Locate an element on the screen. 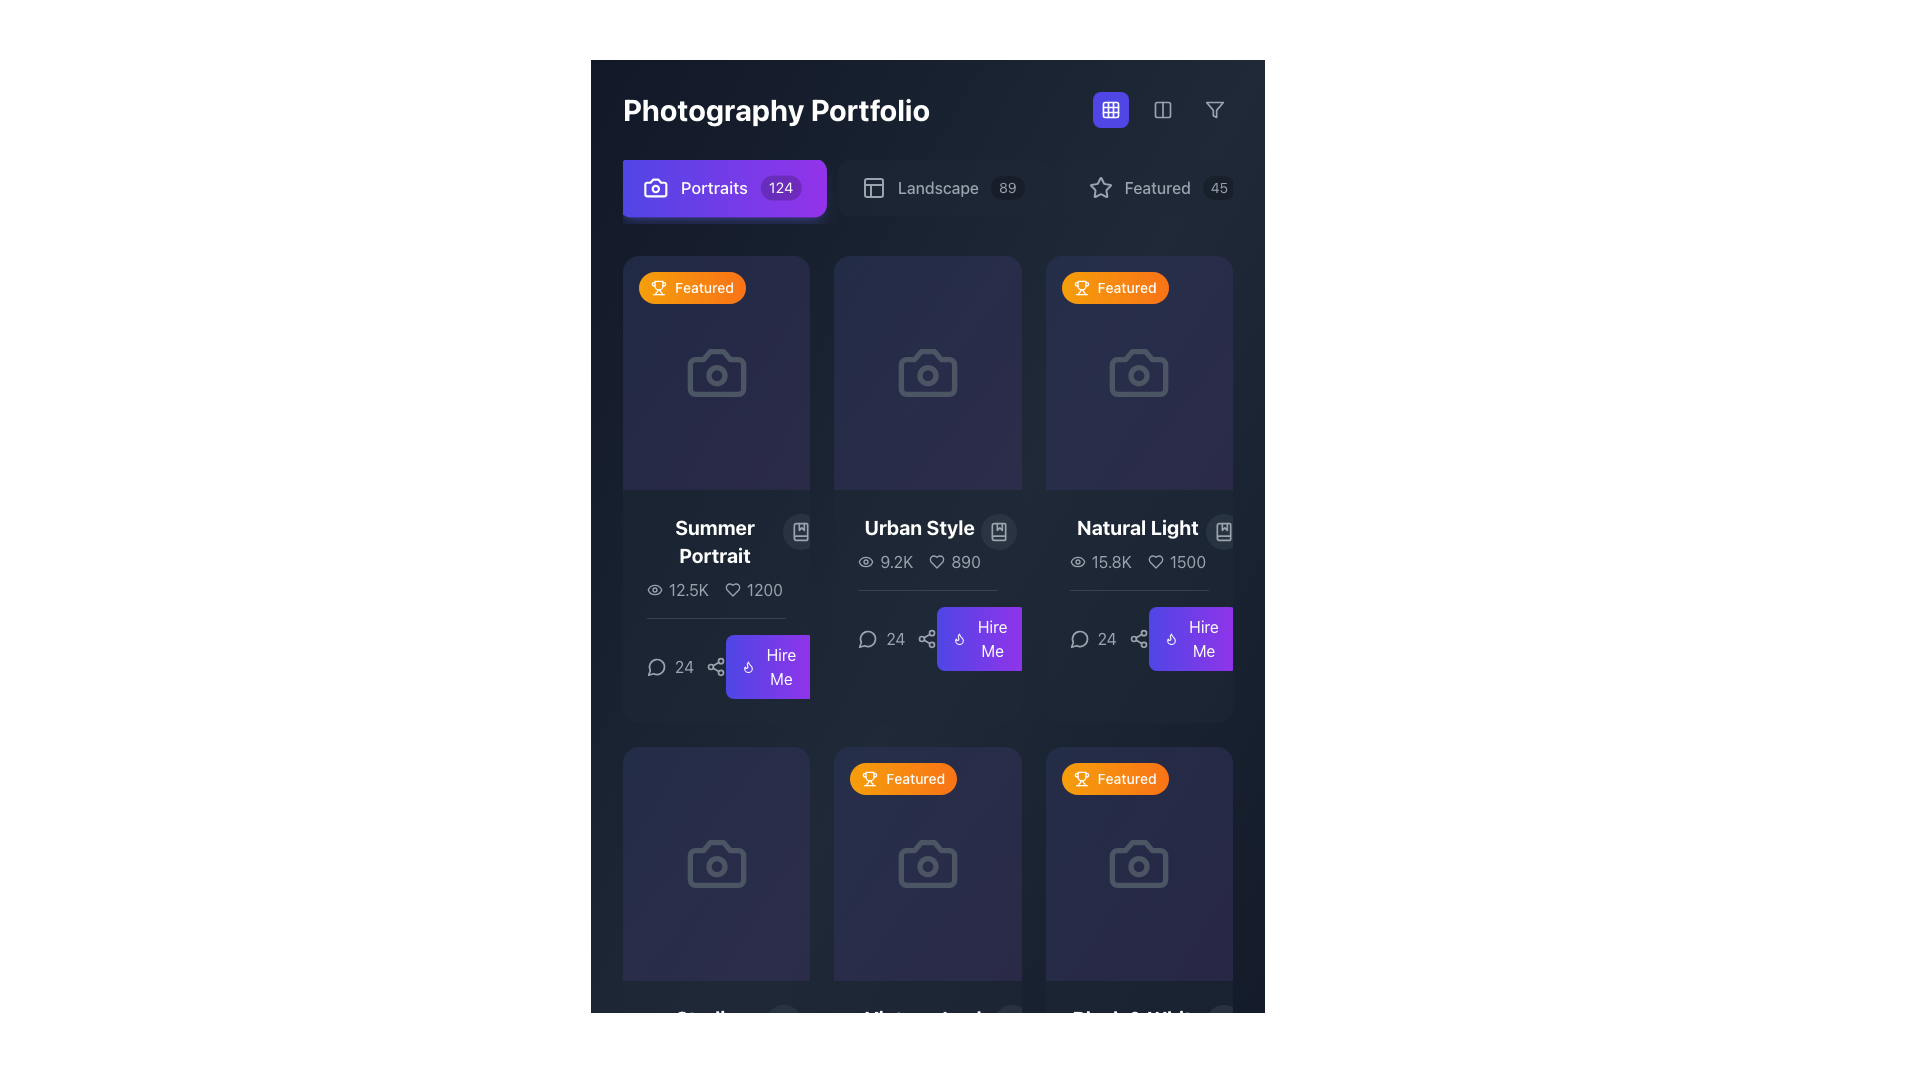 This screenshot has height=1080, width=1920. the camera body vector shape within the SVG in the third card of the second row, which is marked with the 'Featured' tag is located at coordinates (926, 863).